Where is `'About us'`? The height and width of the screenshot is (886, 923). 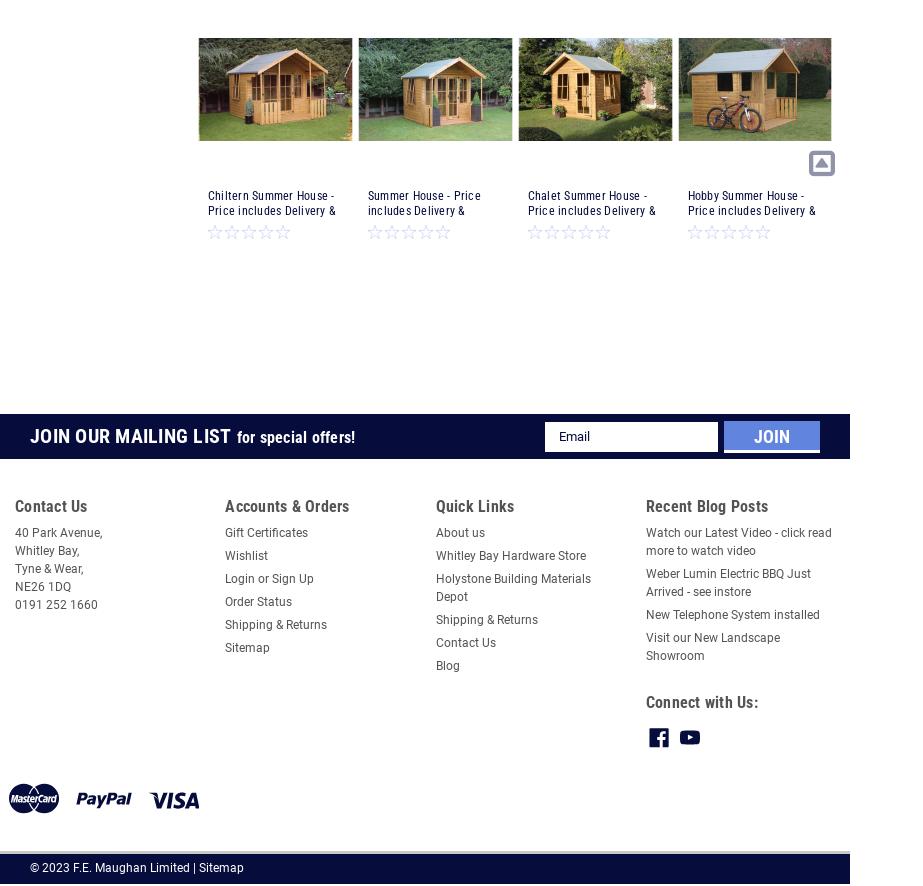 'About us' is located at coordinates (459, 532).